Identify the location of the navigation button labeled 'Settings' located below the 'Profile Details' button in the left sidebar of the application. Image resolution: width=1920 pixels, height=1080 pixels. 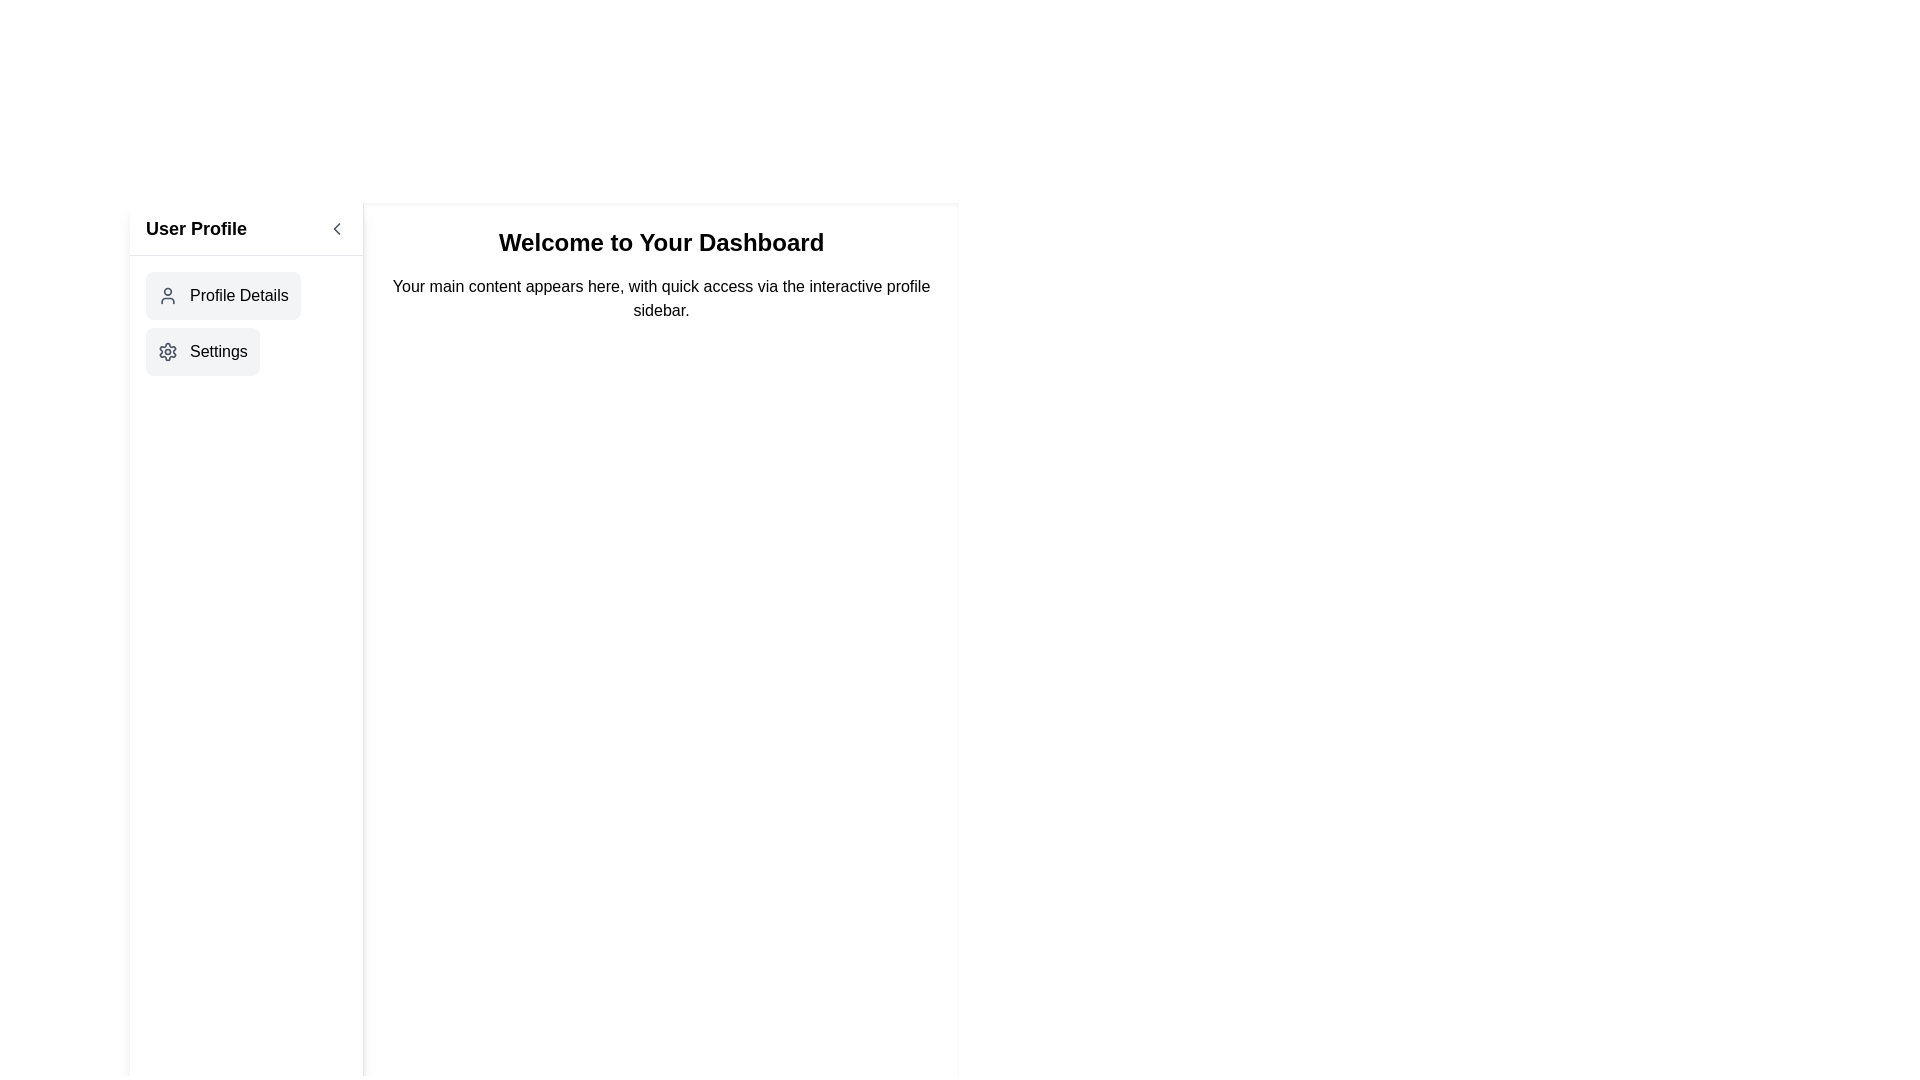
(202, 350).